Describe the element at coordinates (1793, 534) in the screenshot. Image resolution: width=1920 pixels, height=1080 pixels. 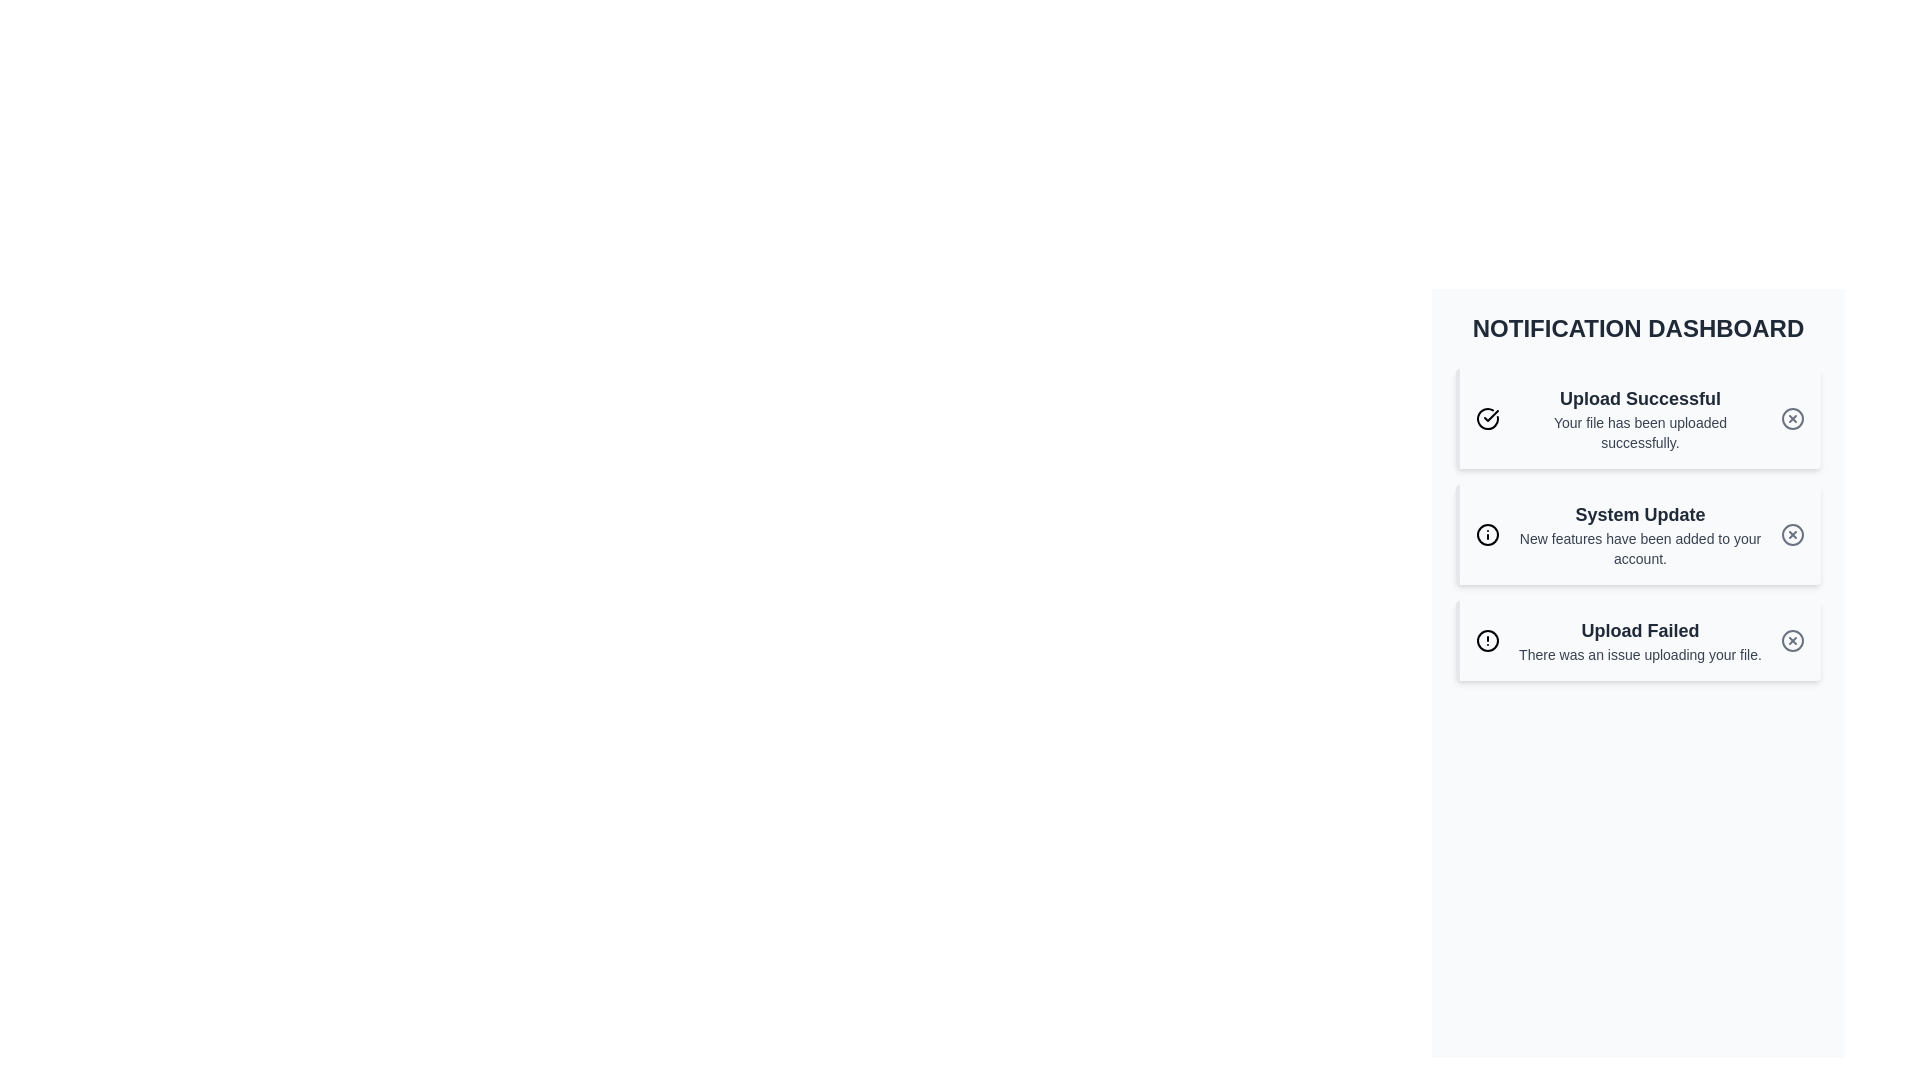
I see `the small, rounded button displaying an 'X' symbol located in the top-right corner of the 'System Update' notification card` at that location.